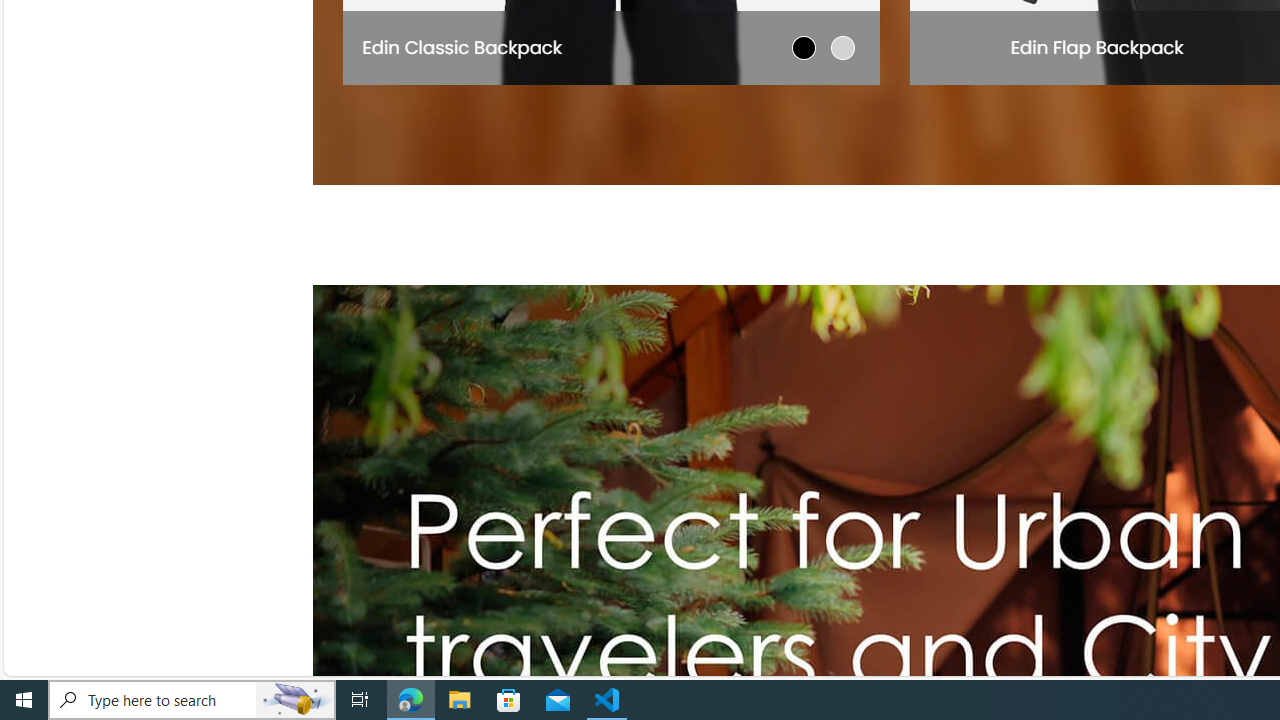 The height and width of the screenshot is (720, 1280). Describe the element at coordinates (842, 46) in the screenshot. I see `'Light Gray'` at that location.